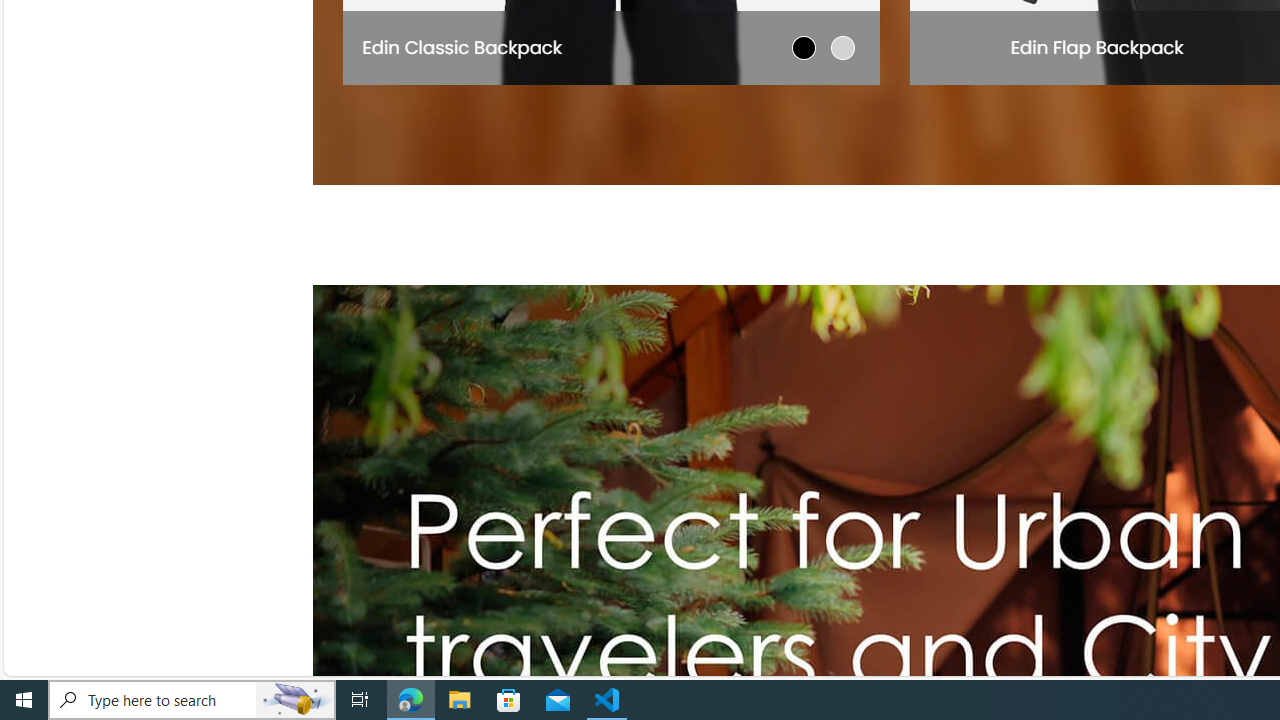 The height and width of the screenshot is (720, 1280). Describe the element at coordinates (842, 46) in the screenshot. I see `'Light Gray'` at that location.